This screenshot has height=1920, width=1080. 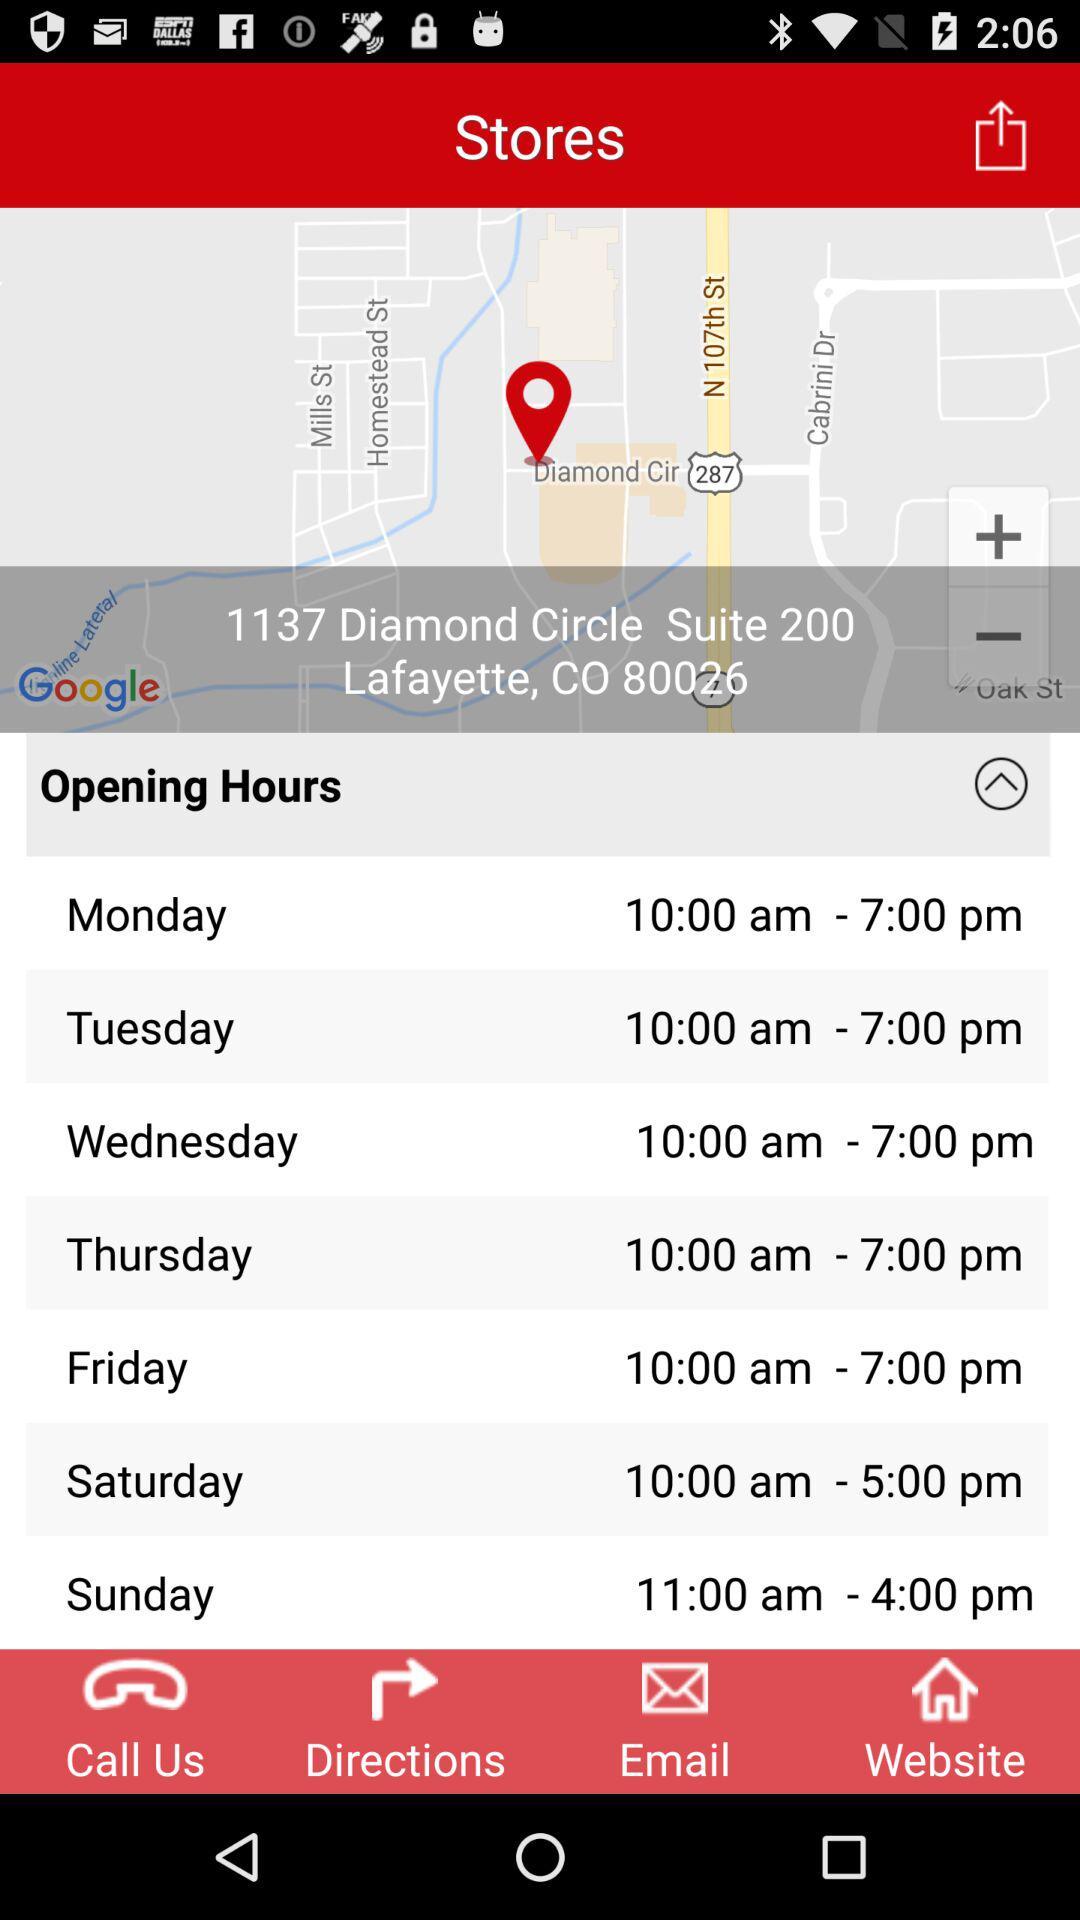 What do you see at coordinates (675, 1720) in the screenshot?
I see `the item below sunday  item` at bounding box center [675, 1720].